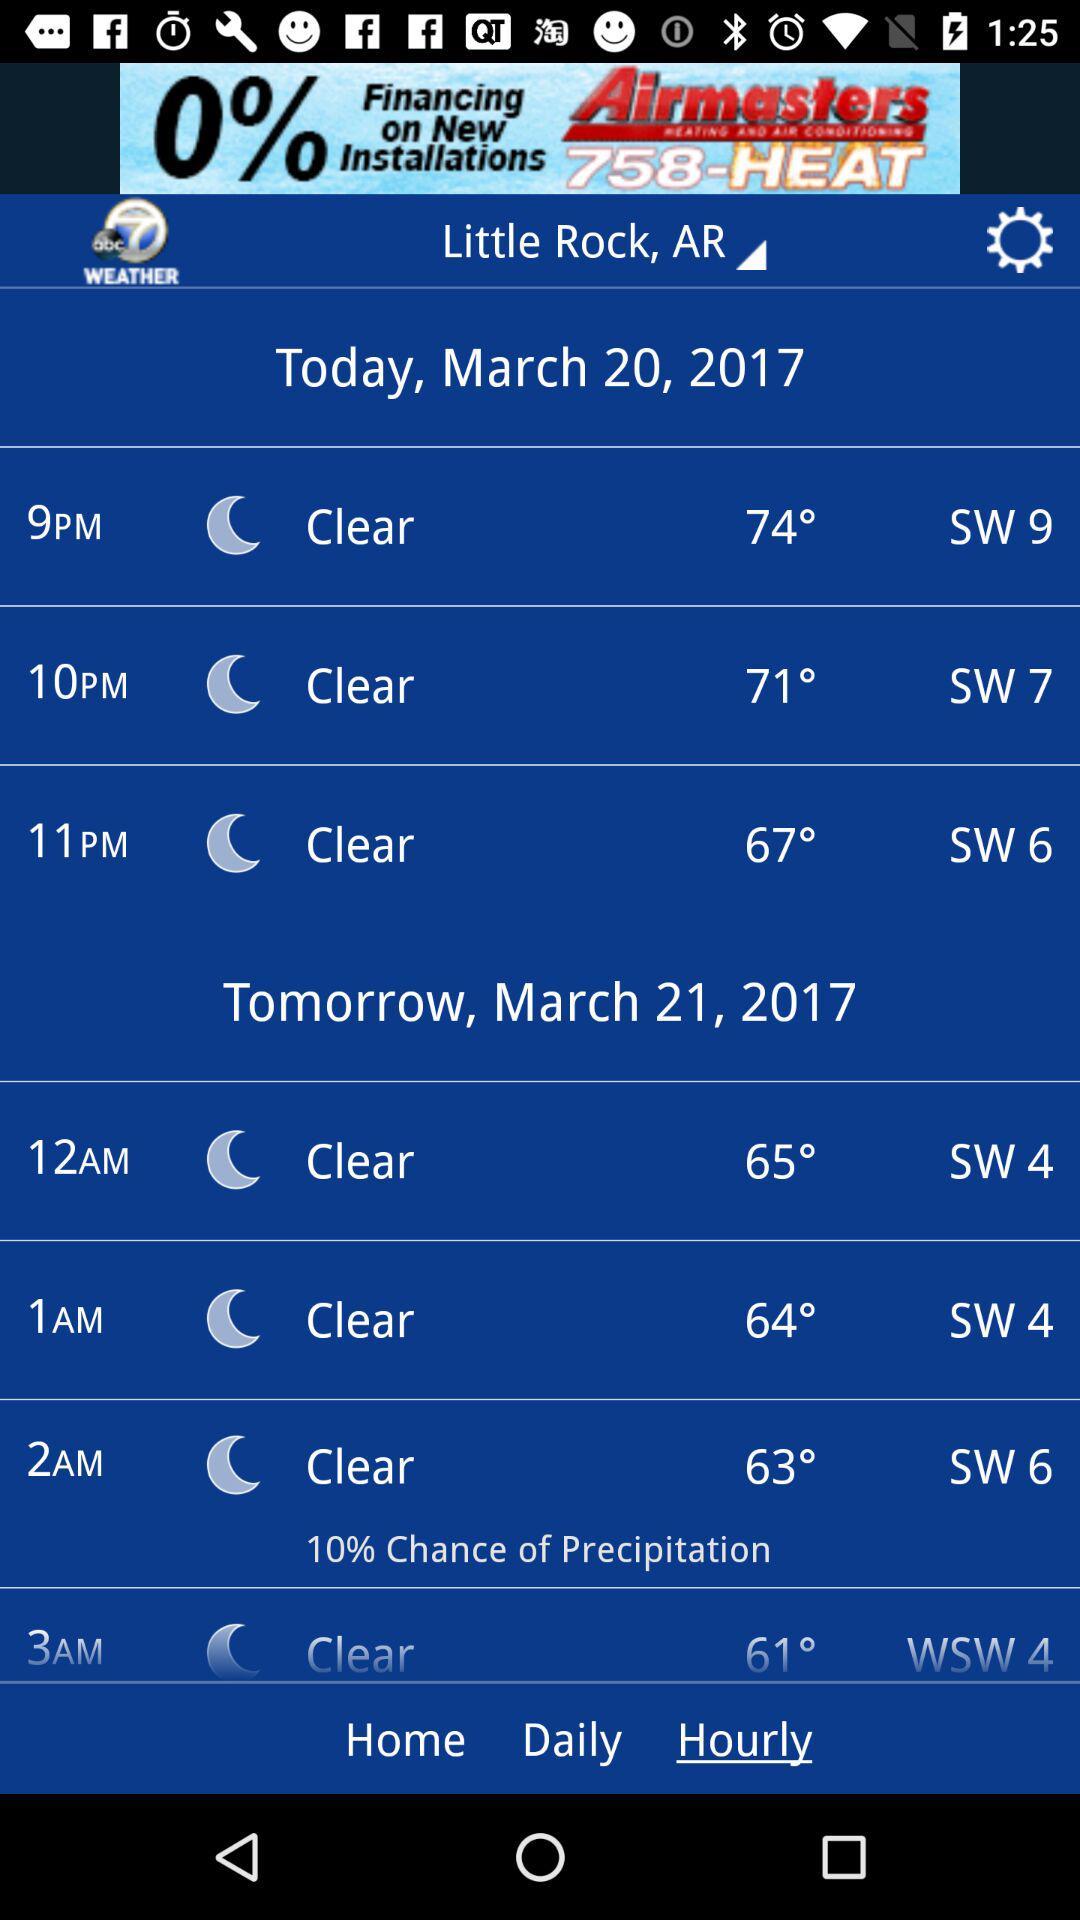  What do you see at coordinates (131, 240) in the screenshot?
I see `check weather` at bounding box center [131, 240].